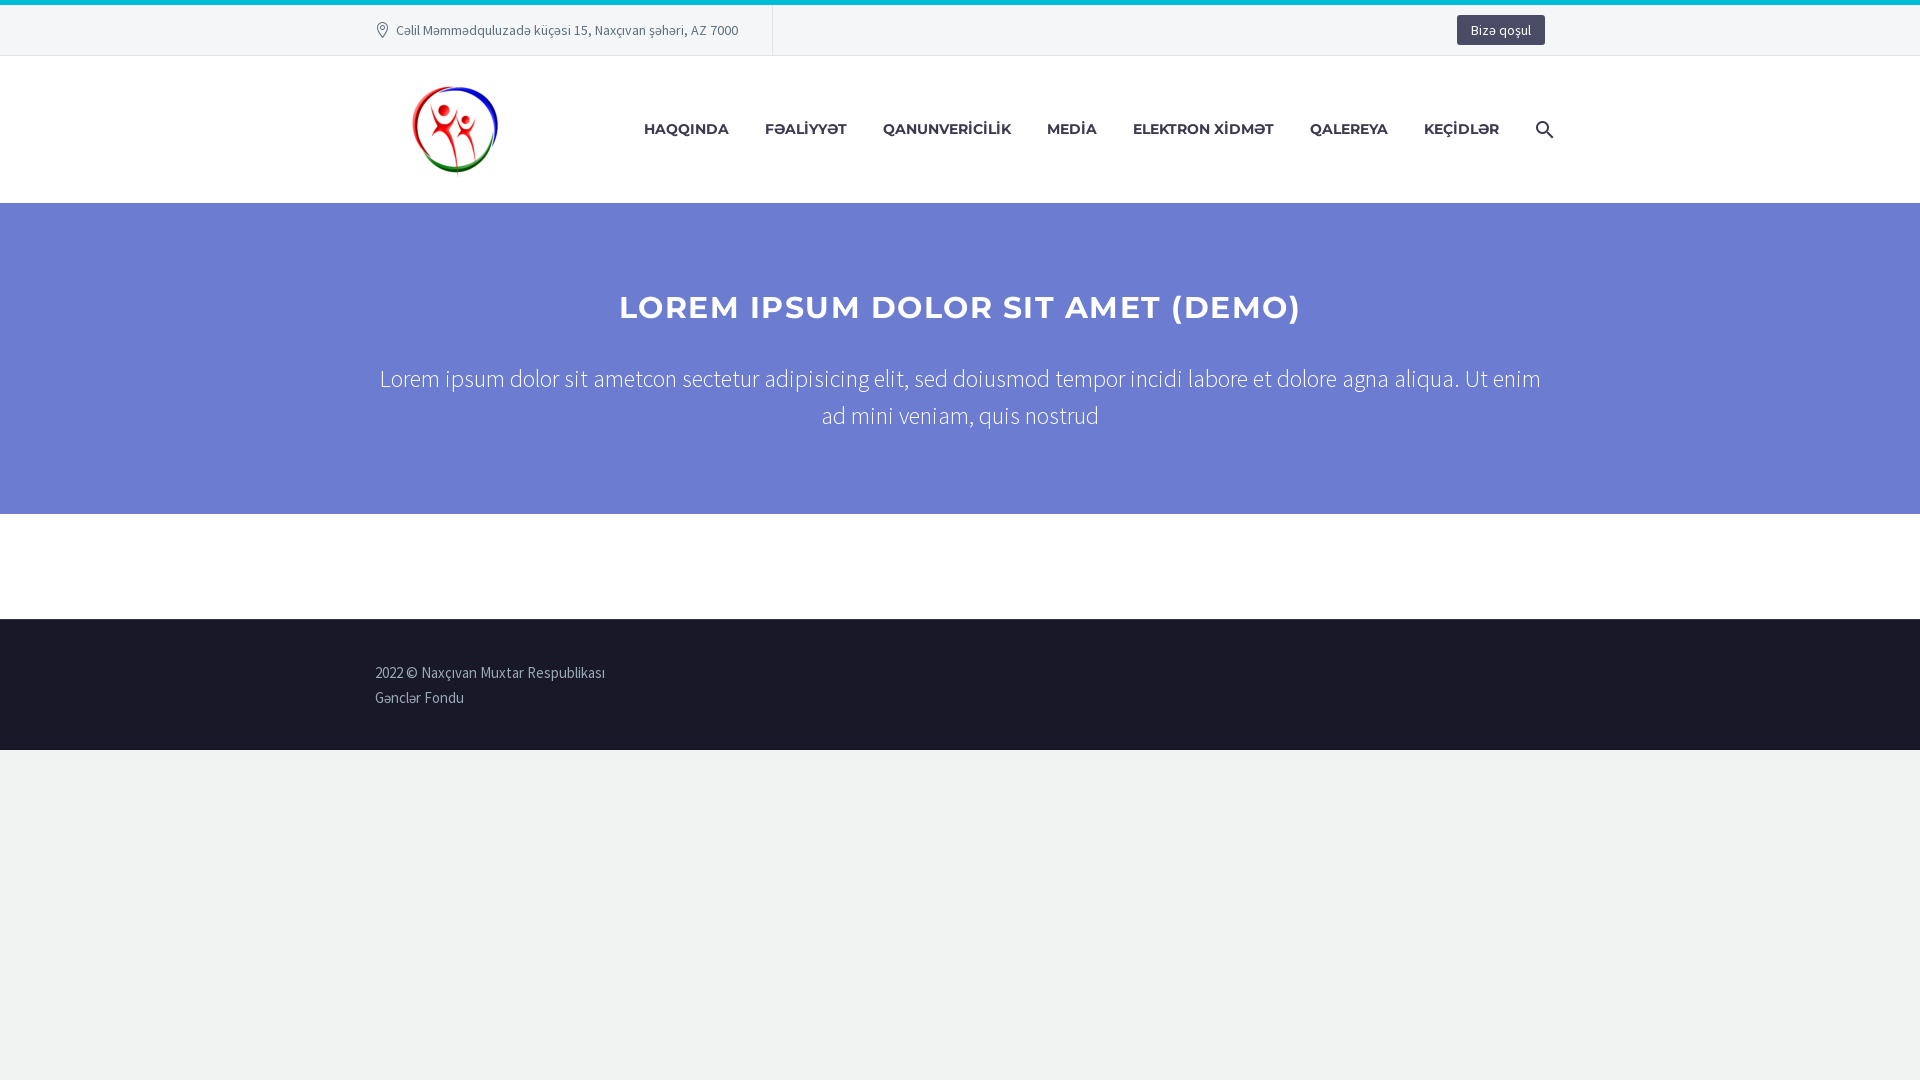 The height and width of the screenshot is (1080, 1920). What do you see at coordinates (1348, 129) in the screenshot?
I see `'QALEREYA'` at bounding box center [1348, 129].